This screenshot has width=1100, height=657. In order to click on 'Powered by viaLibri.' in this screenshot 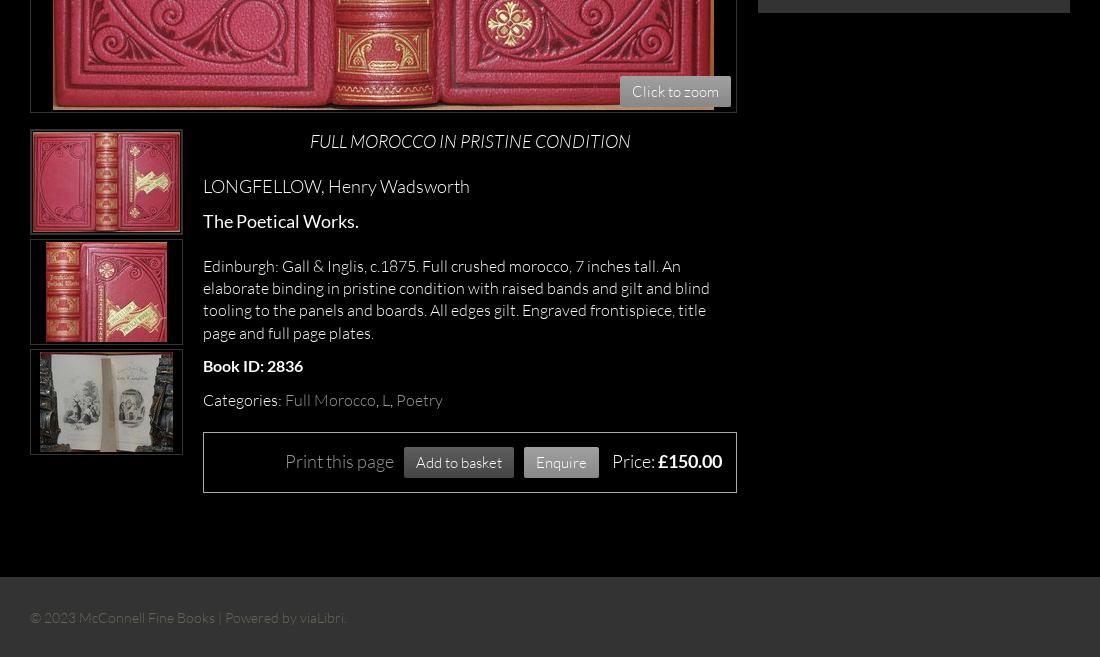, I will do `click(285, 616)`.